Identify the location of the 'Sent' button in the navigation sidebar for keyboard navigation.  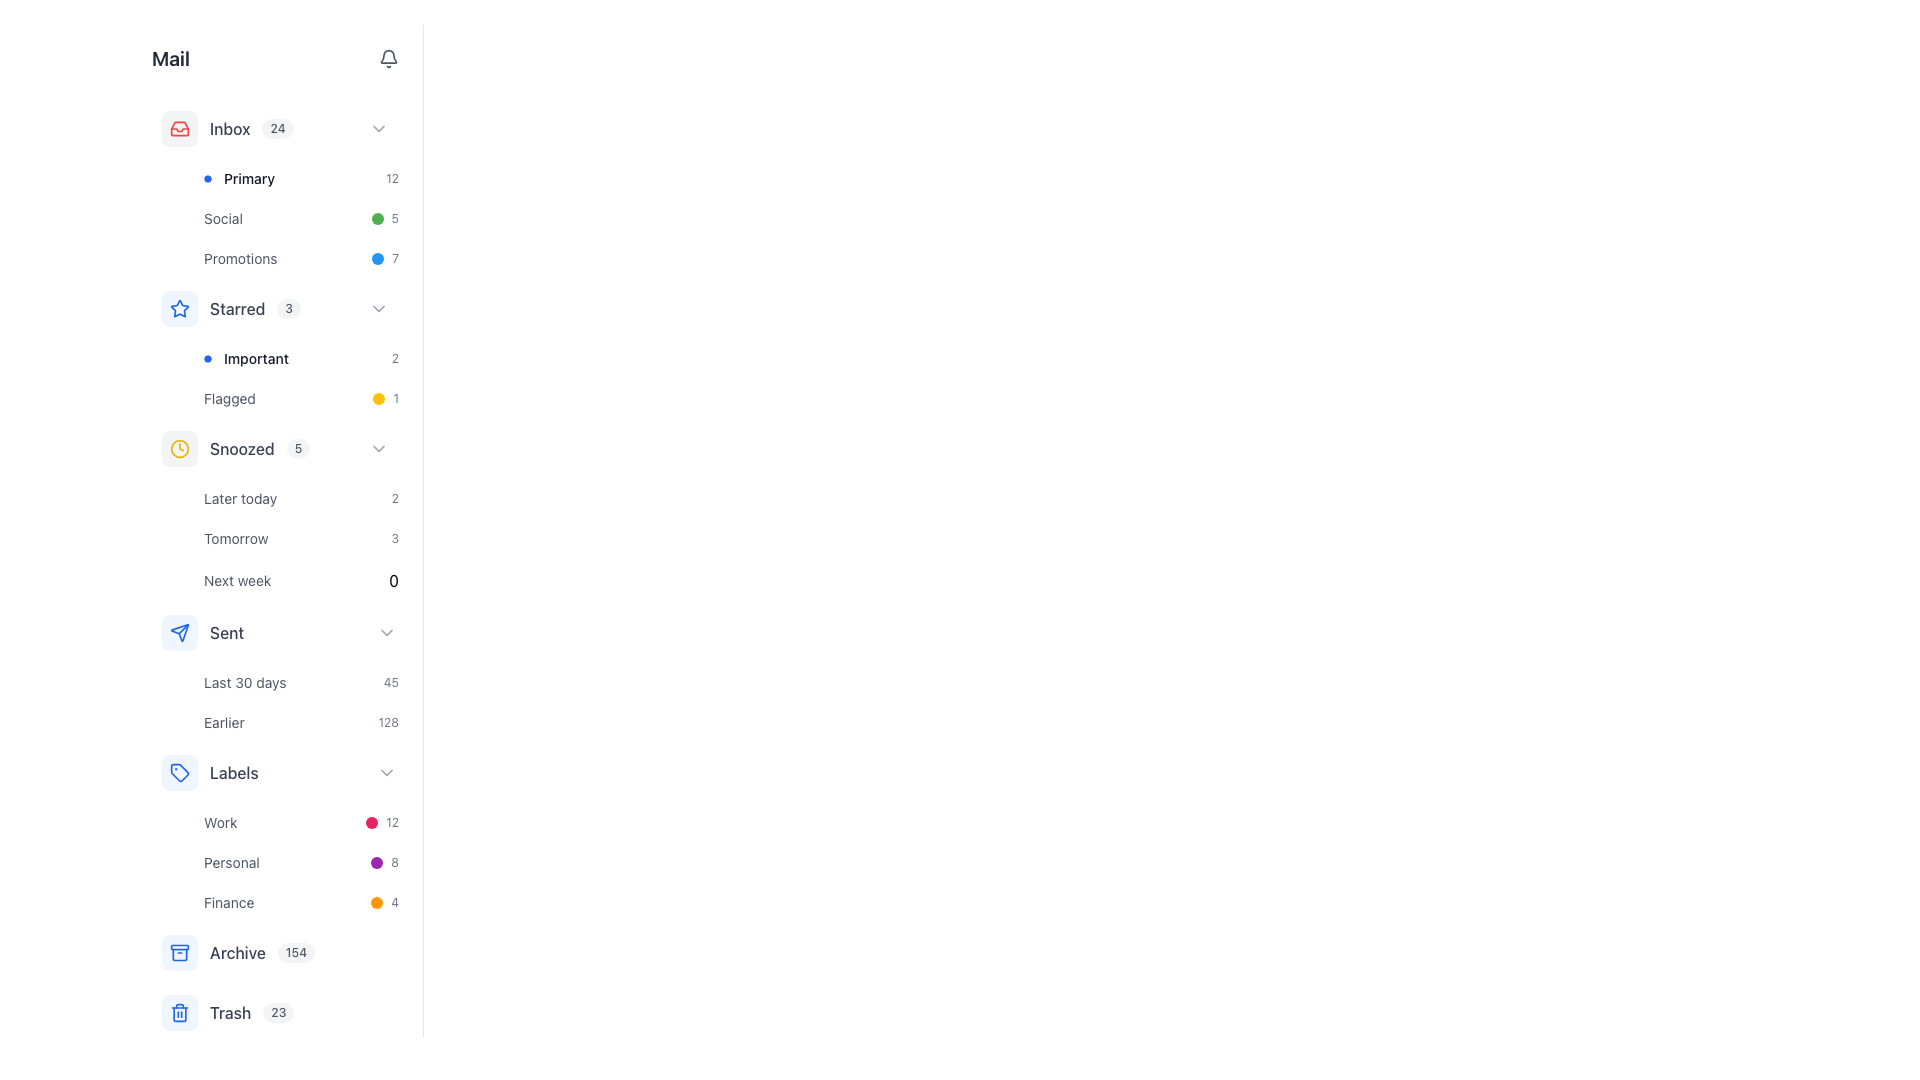
(278, 632).